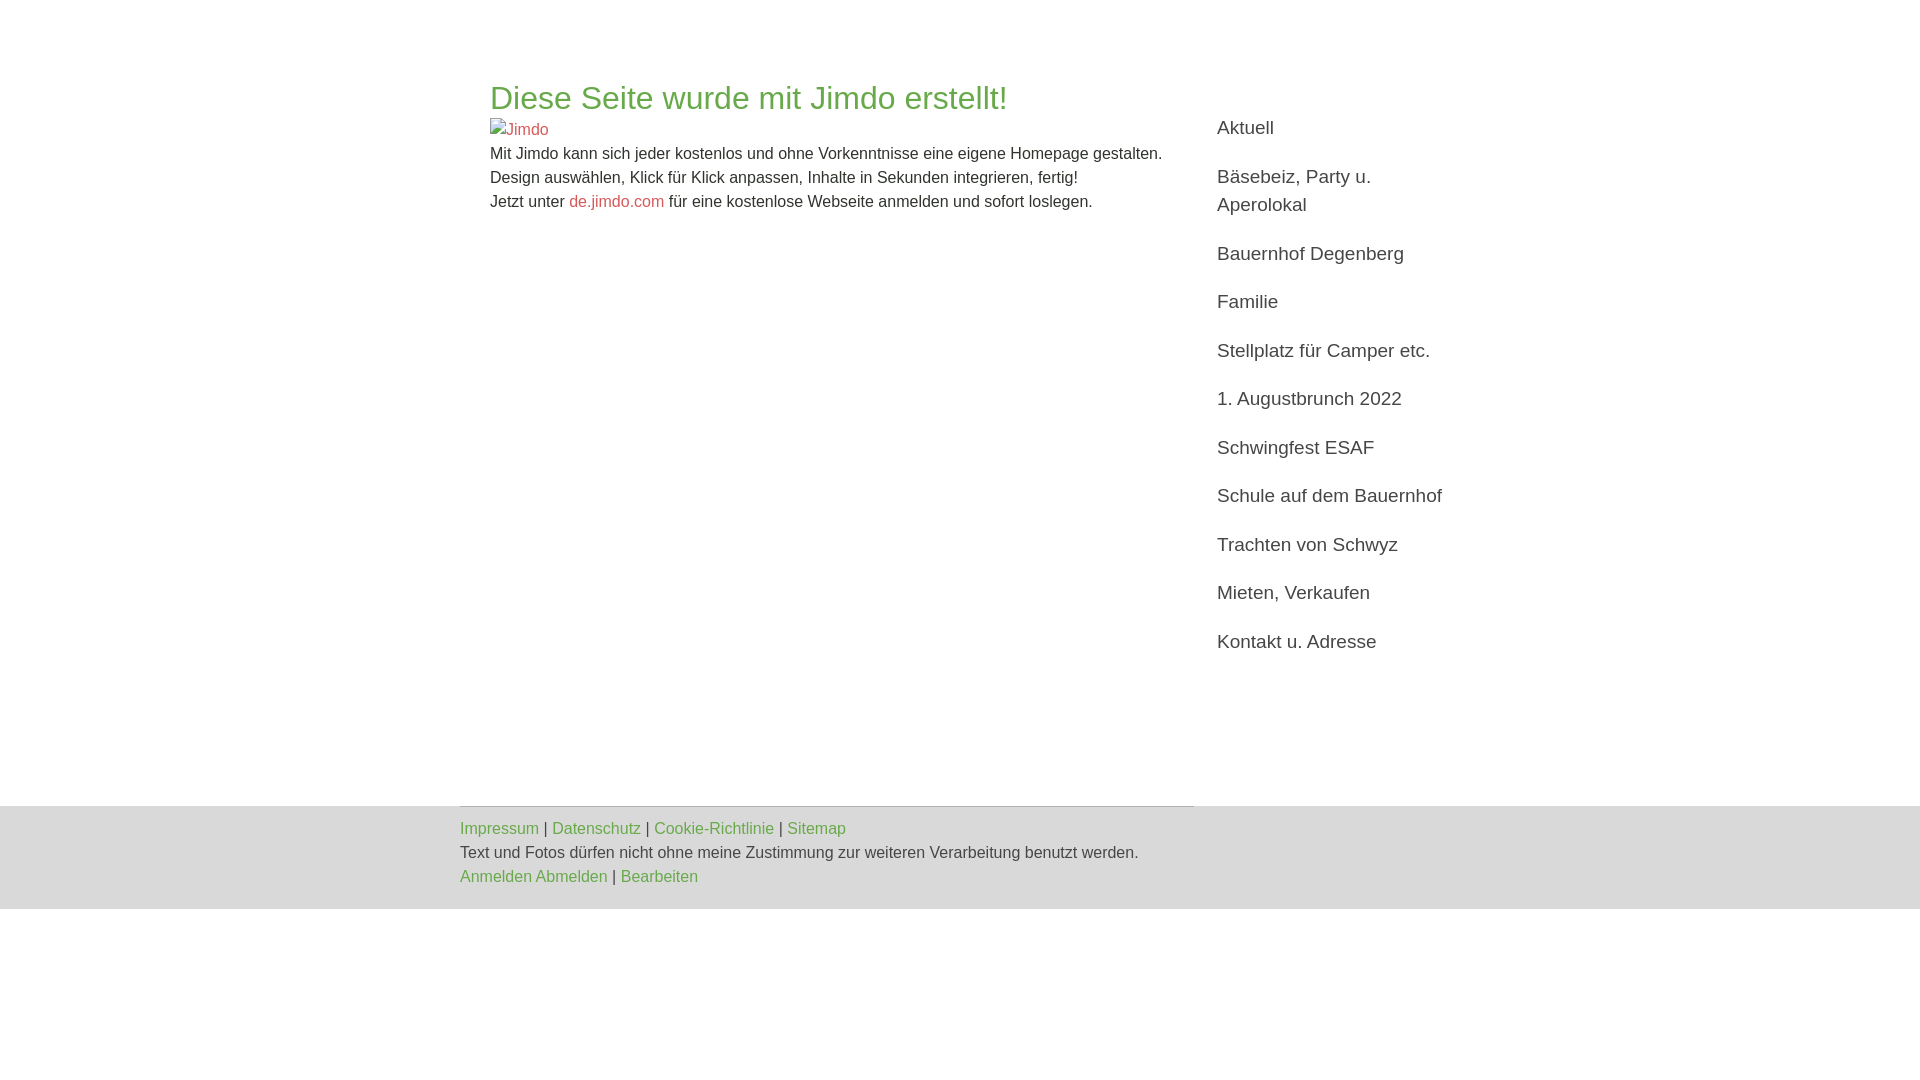  What do you see at coordinates (1329, 642) in the screenshot?
I see `'Kontakt u. Adresse'` at bounding box center [1329, 642].